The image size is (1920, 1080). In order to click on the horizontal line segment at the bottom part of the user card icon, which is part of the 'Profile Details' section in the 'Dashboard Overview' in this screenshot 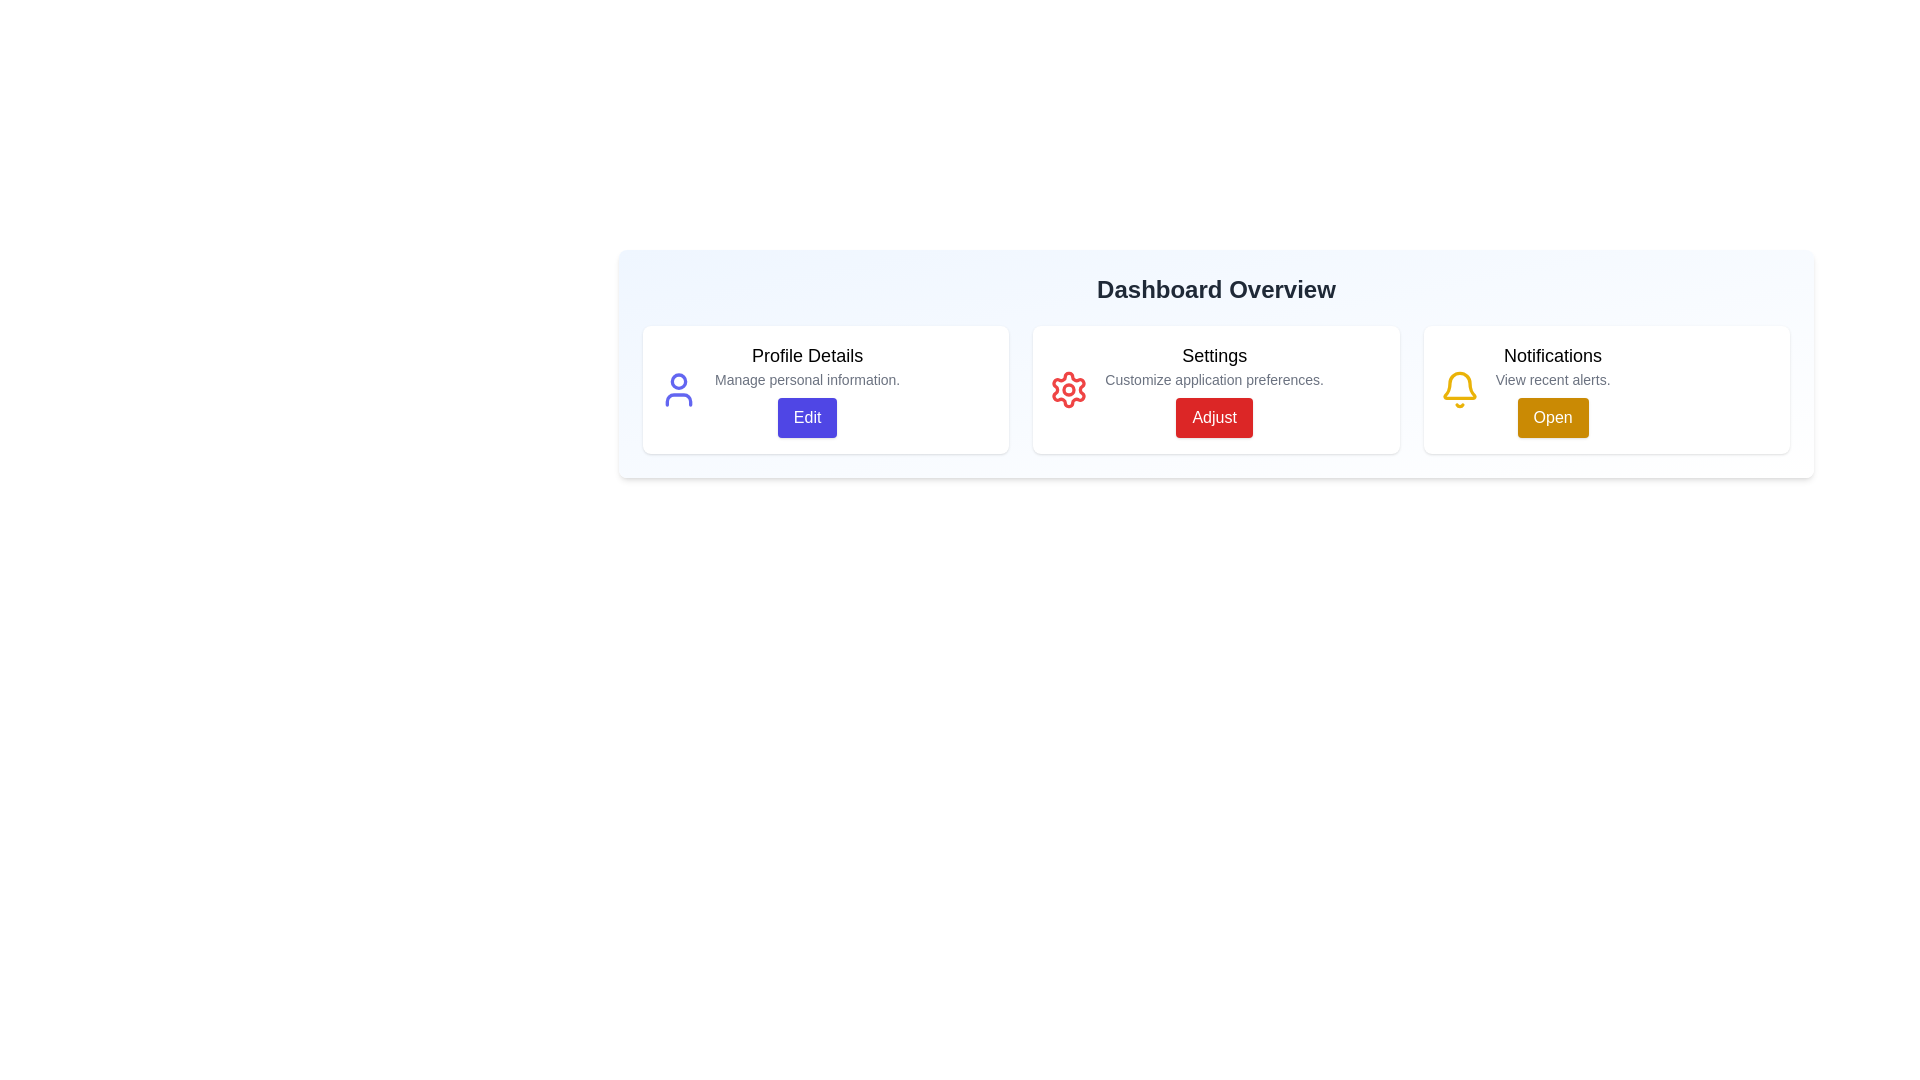, I will do `click(678, 400)`.